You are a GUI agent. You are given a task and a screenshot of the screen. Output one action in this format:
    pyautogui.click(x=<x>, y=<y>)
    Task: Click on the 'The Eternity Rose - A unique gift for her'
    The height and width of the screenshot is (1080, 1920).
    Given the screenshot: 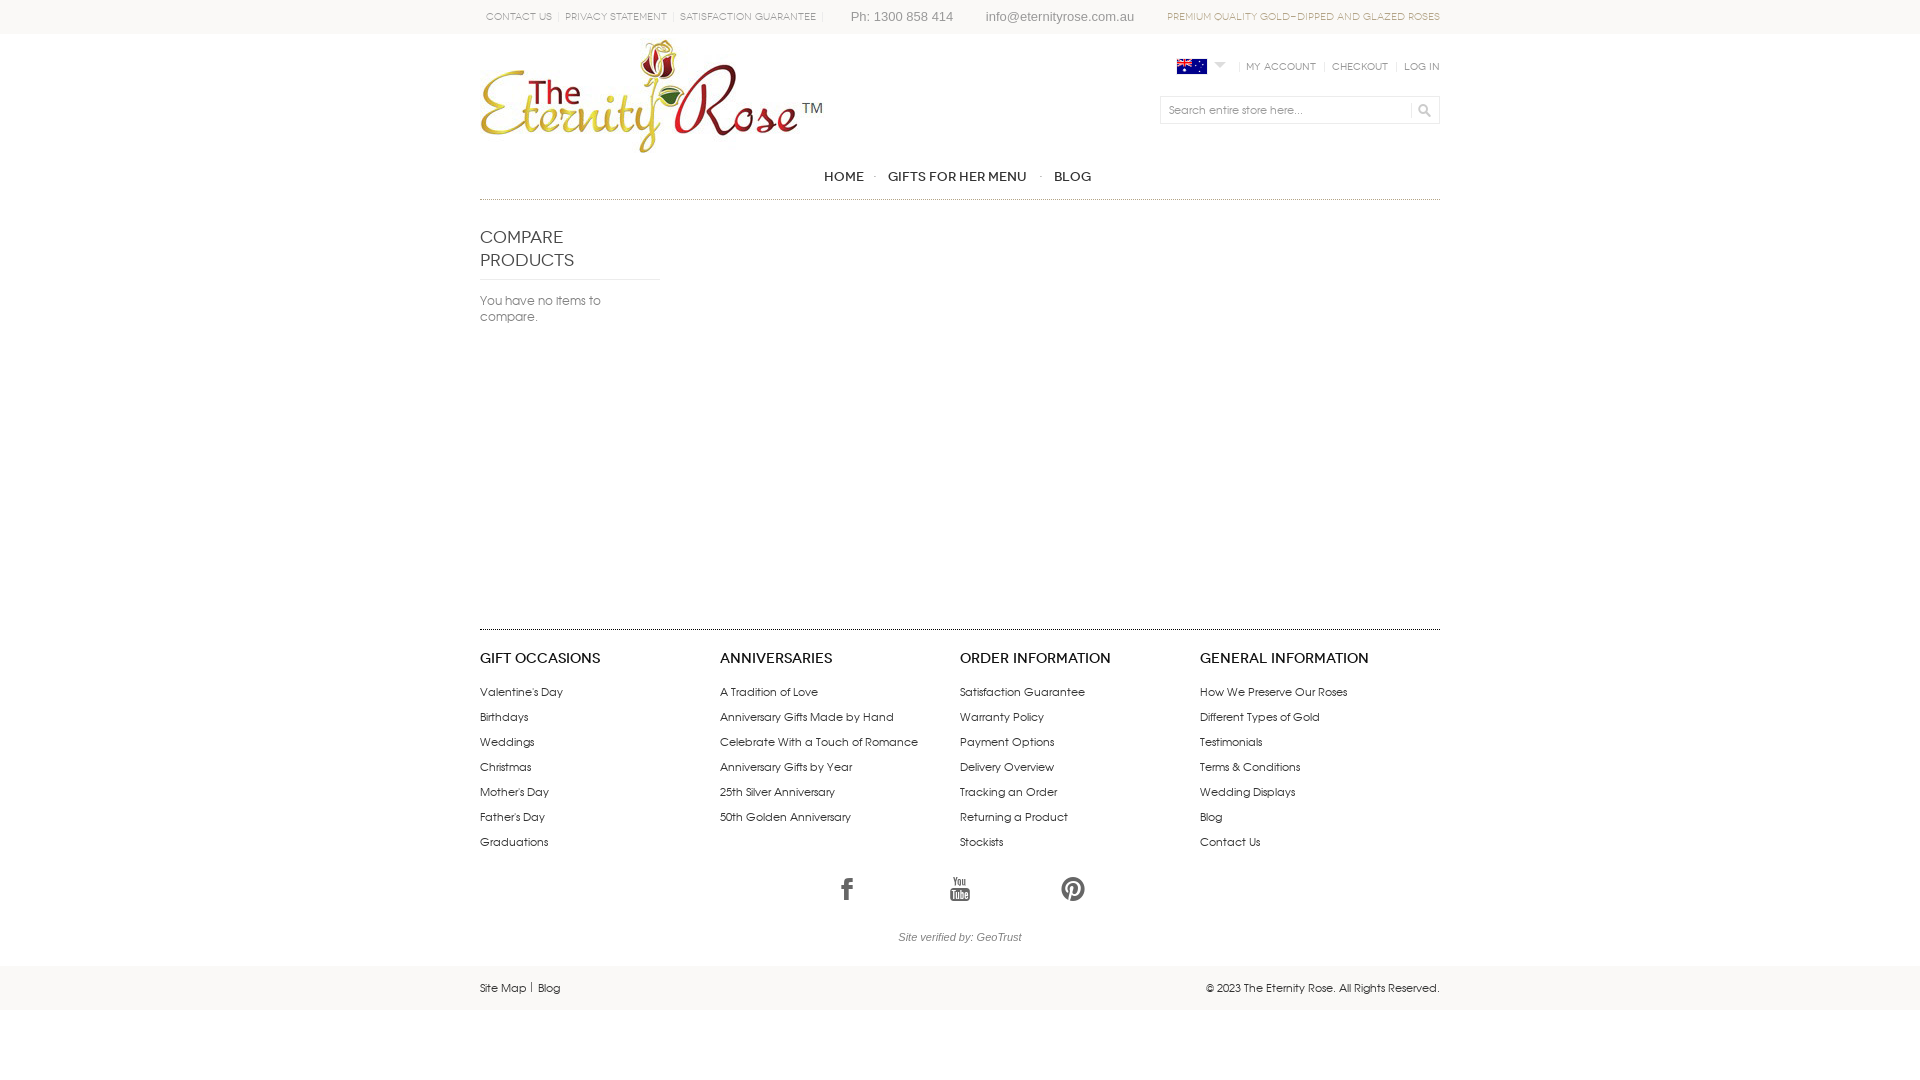 What is the action you would take?
    pyautogui.click(x=652, y=95)
    